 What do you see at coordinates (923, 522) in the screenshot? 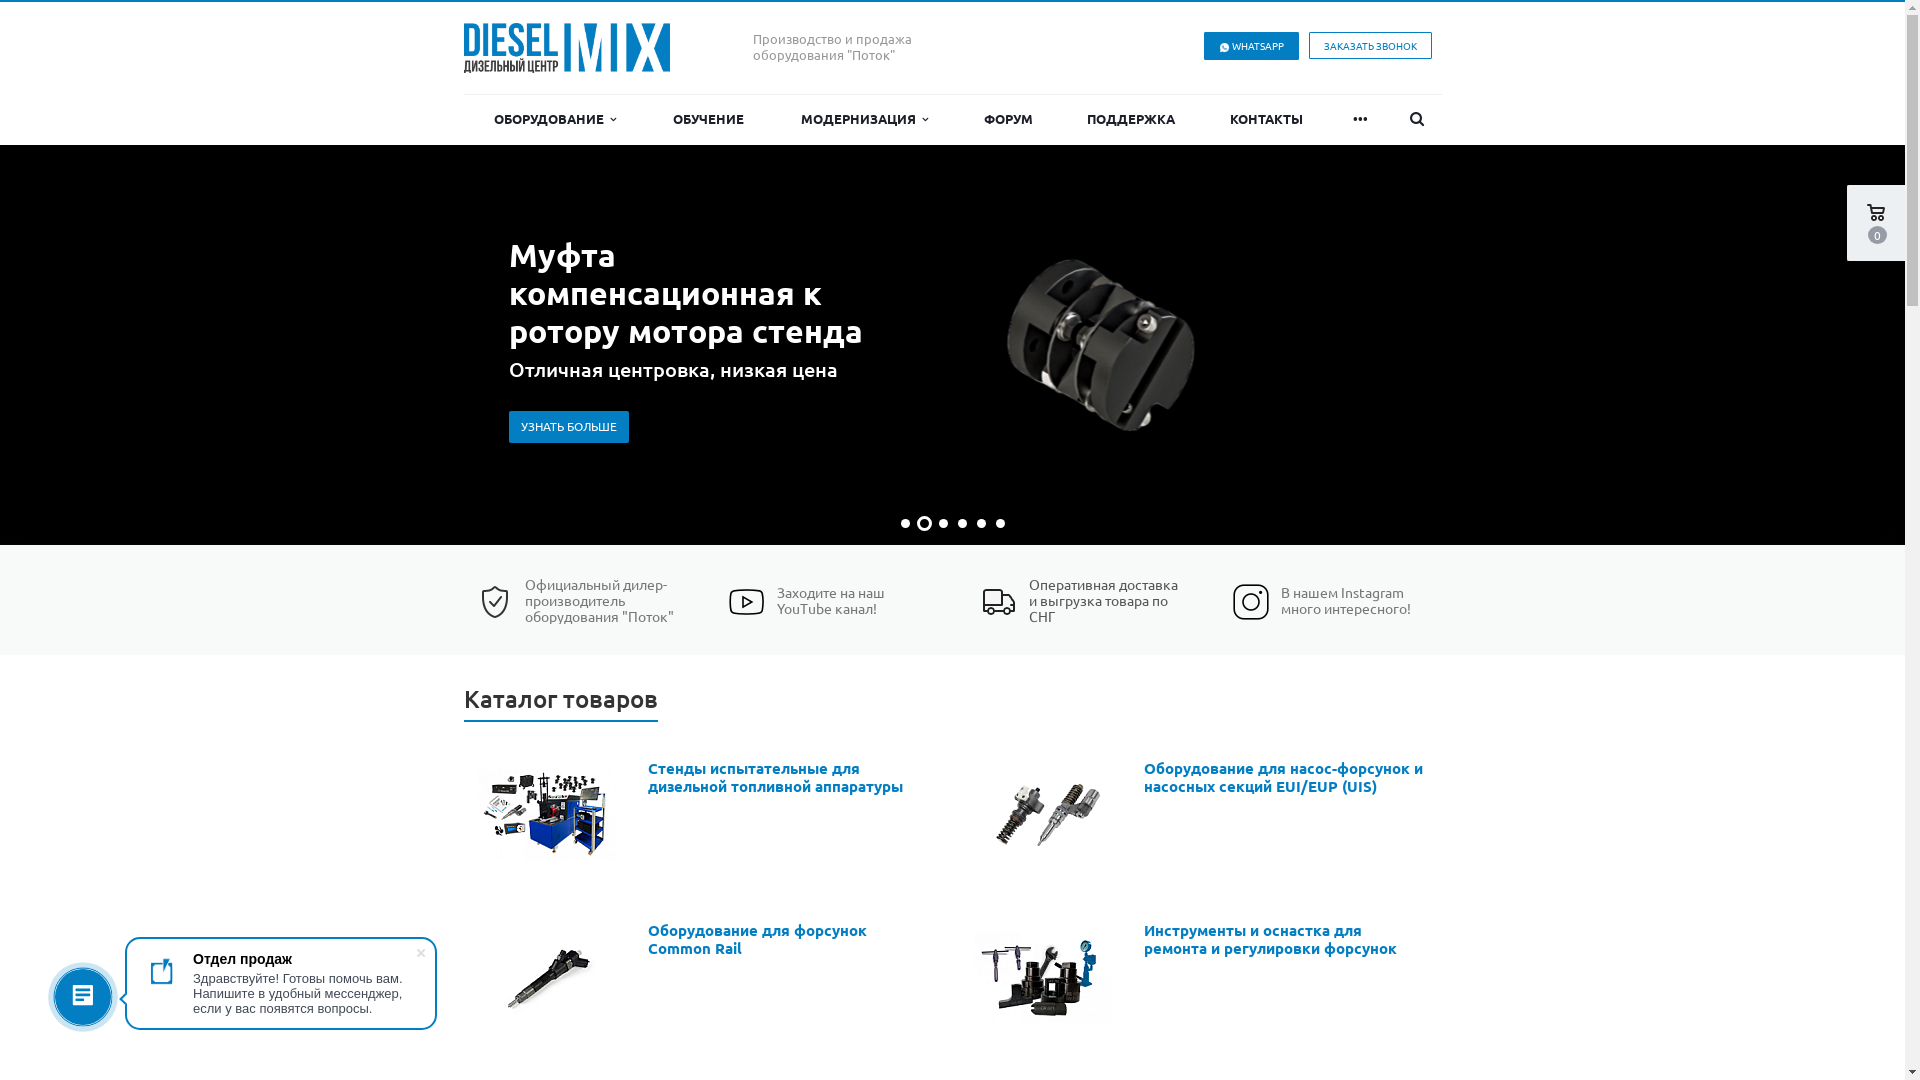
I see `'2'` at bounding box center [923, 522].